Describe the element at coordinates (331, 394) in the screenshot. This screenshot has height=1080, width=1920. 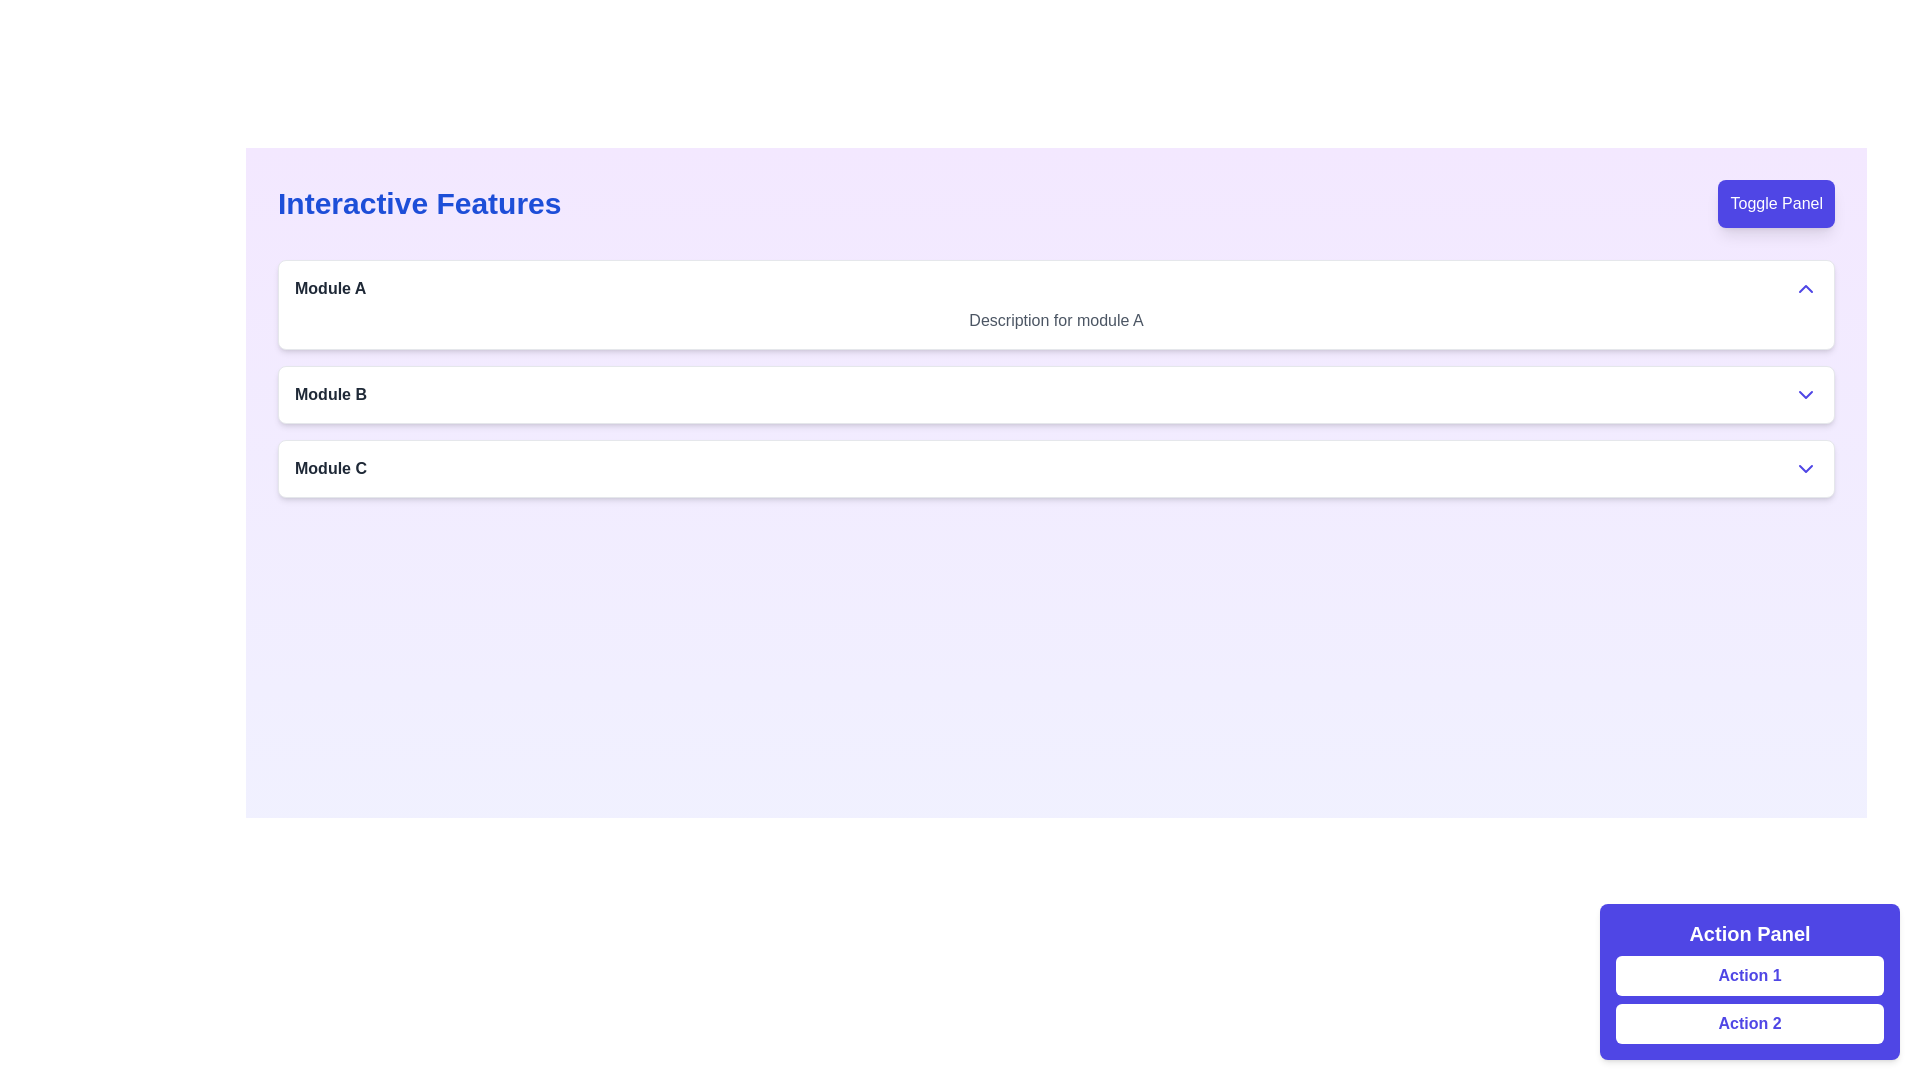
I see `the 'Module B' text label, which is styled with bold typography in a dark color and located within the second section of vertically stacked modules` at that location.